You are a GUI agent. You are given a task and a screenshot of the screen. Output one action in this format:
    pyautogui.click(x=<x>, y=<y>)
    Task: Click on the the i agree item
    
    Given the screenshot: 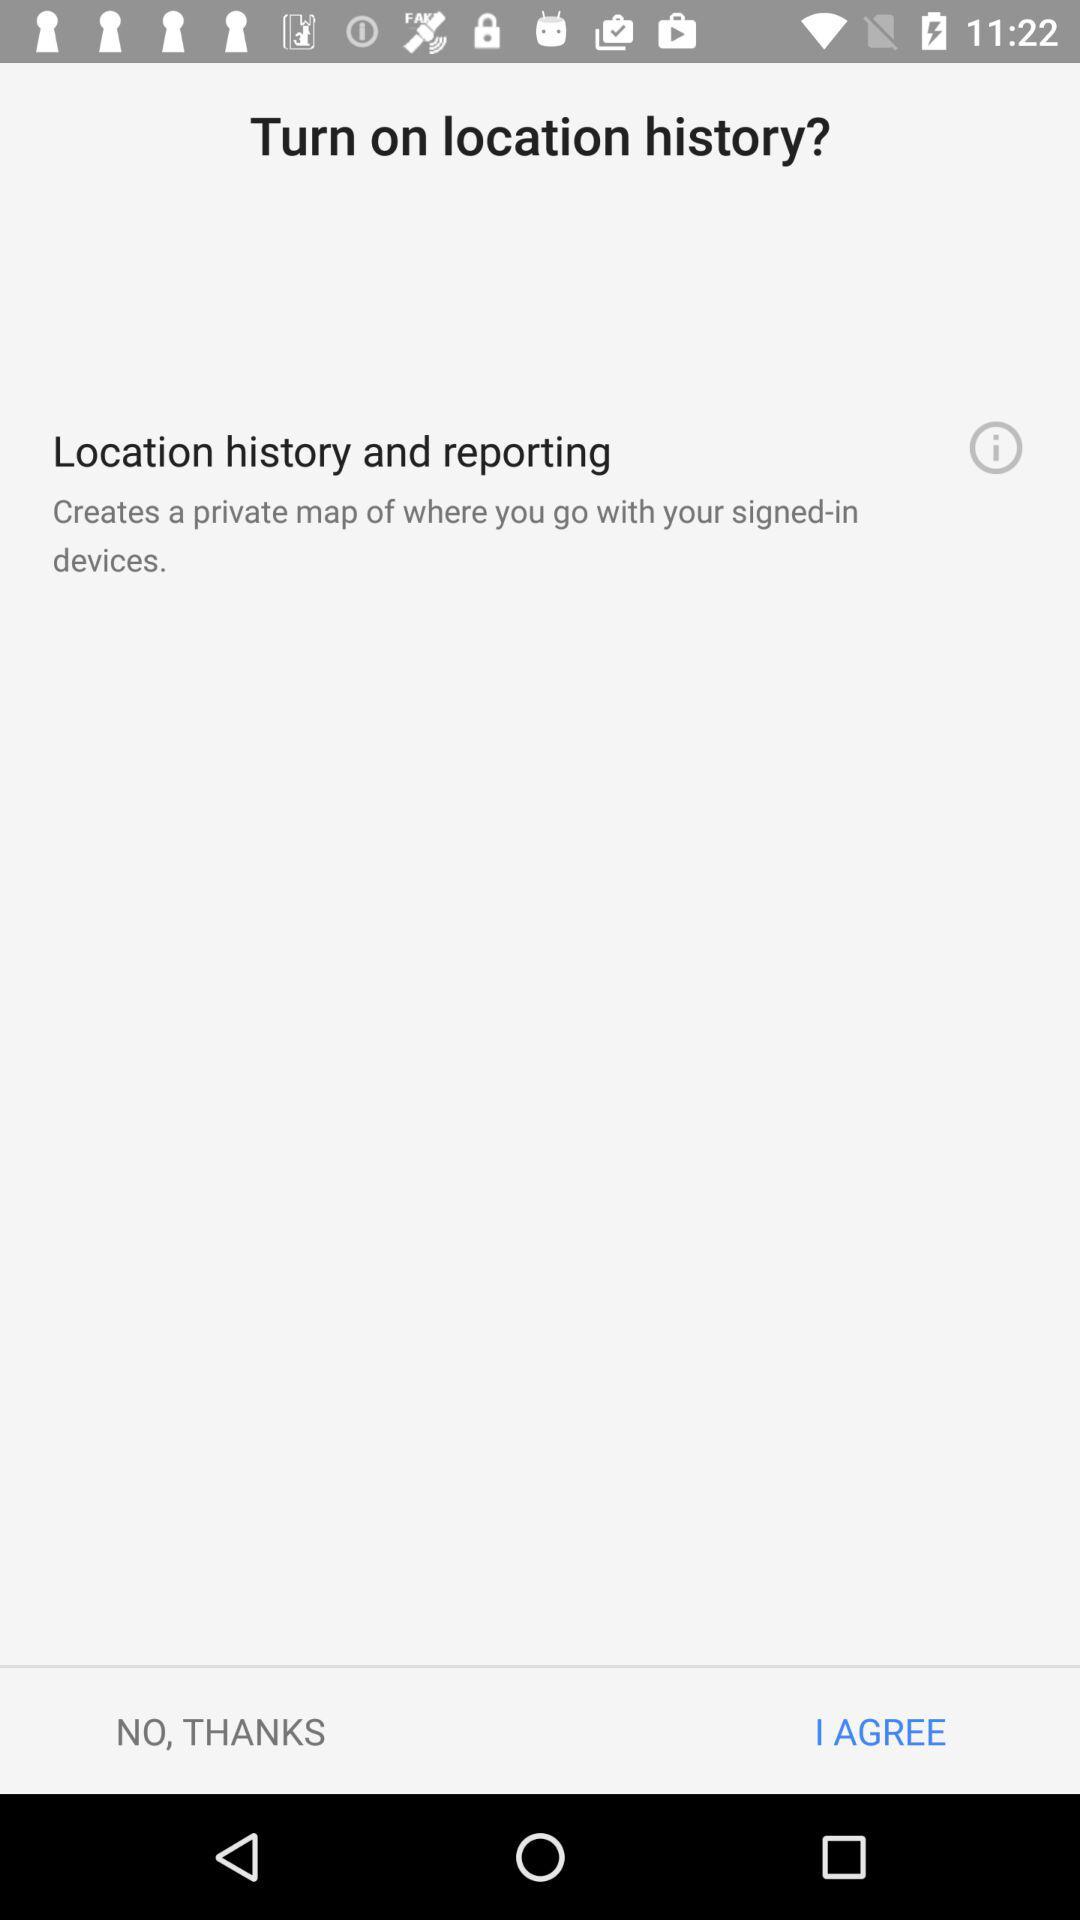 What is the action you would take?
    pyautogui.click(x=879, y=1730)
    